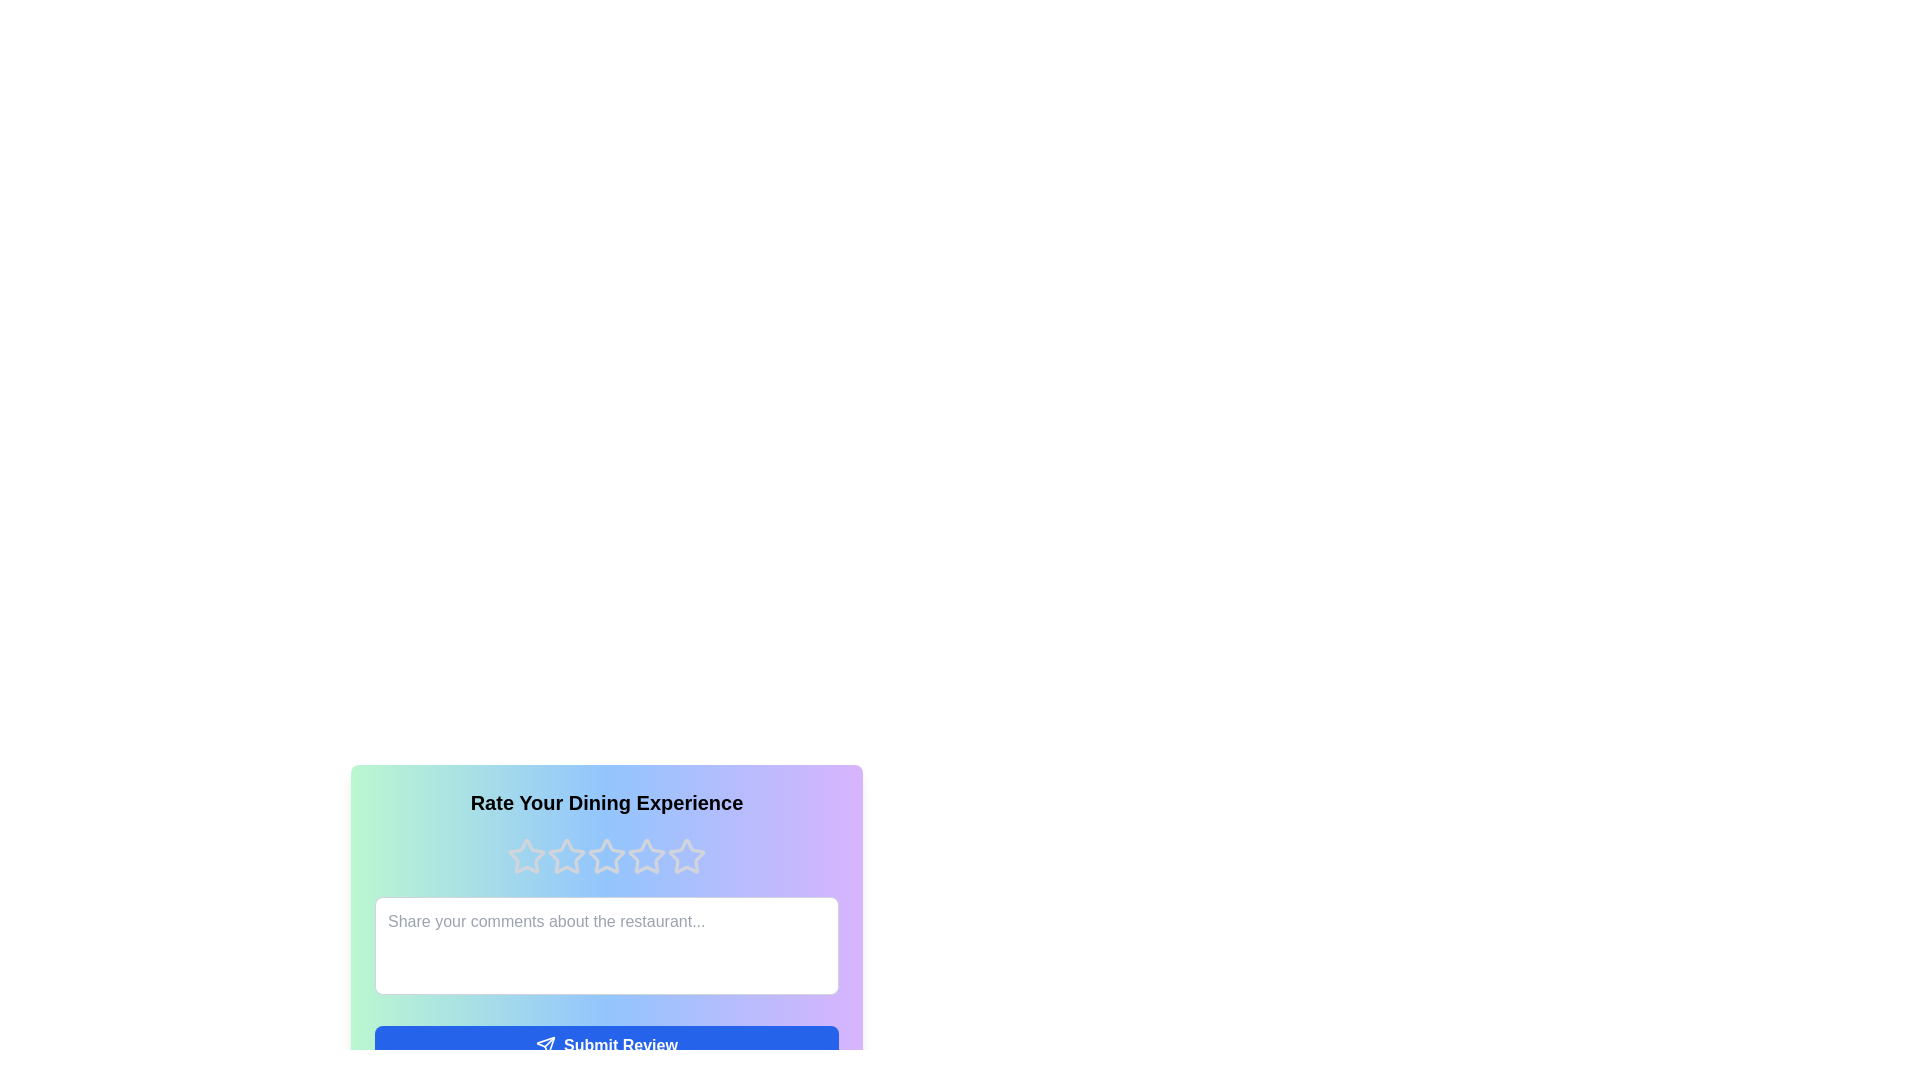 This screenshot has height=1080, width=1920. What do you see at coordinates (546, 1044) in the screenshot?
I see `the 'send' action icon located to the left of the 'Submit Review' text within the blue 'Submit Review' button` at bounding box center [546, 1044].